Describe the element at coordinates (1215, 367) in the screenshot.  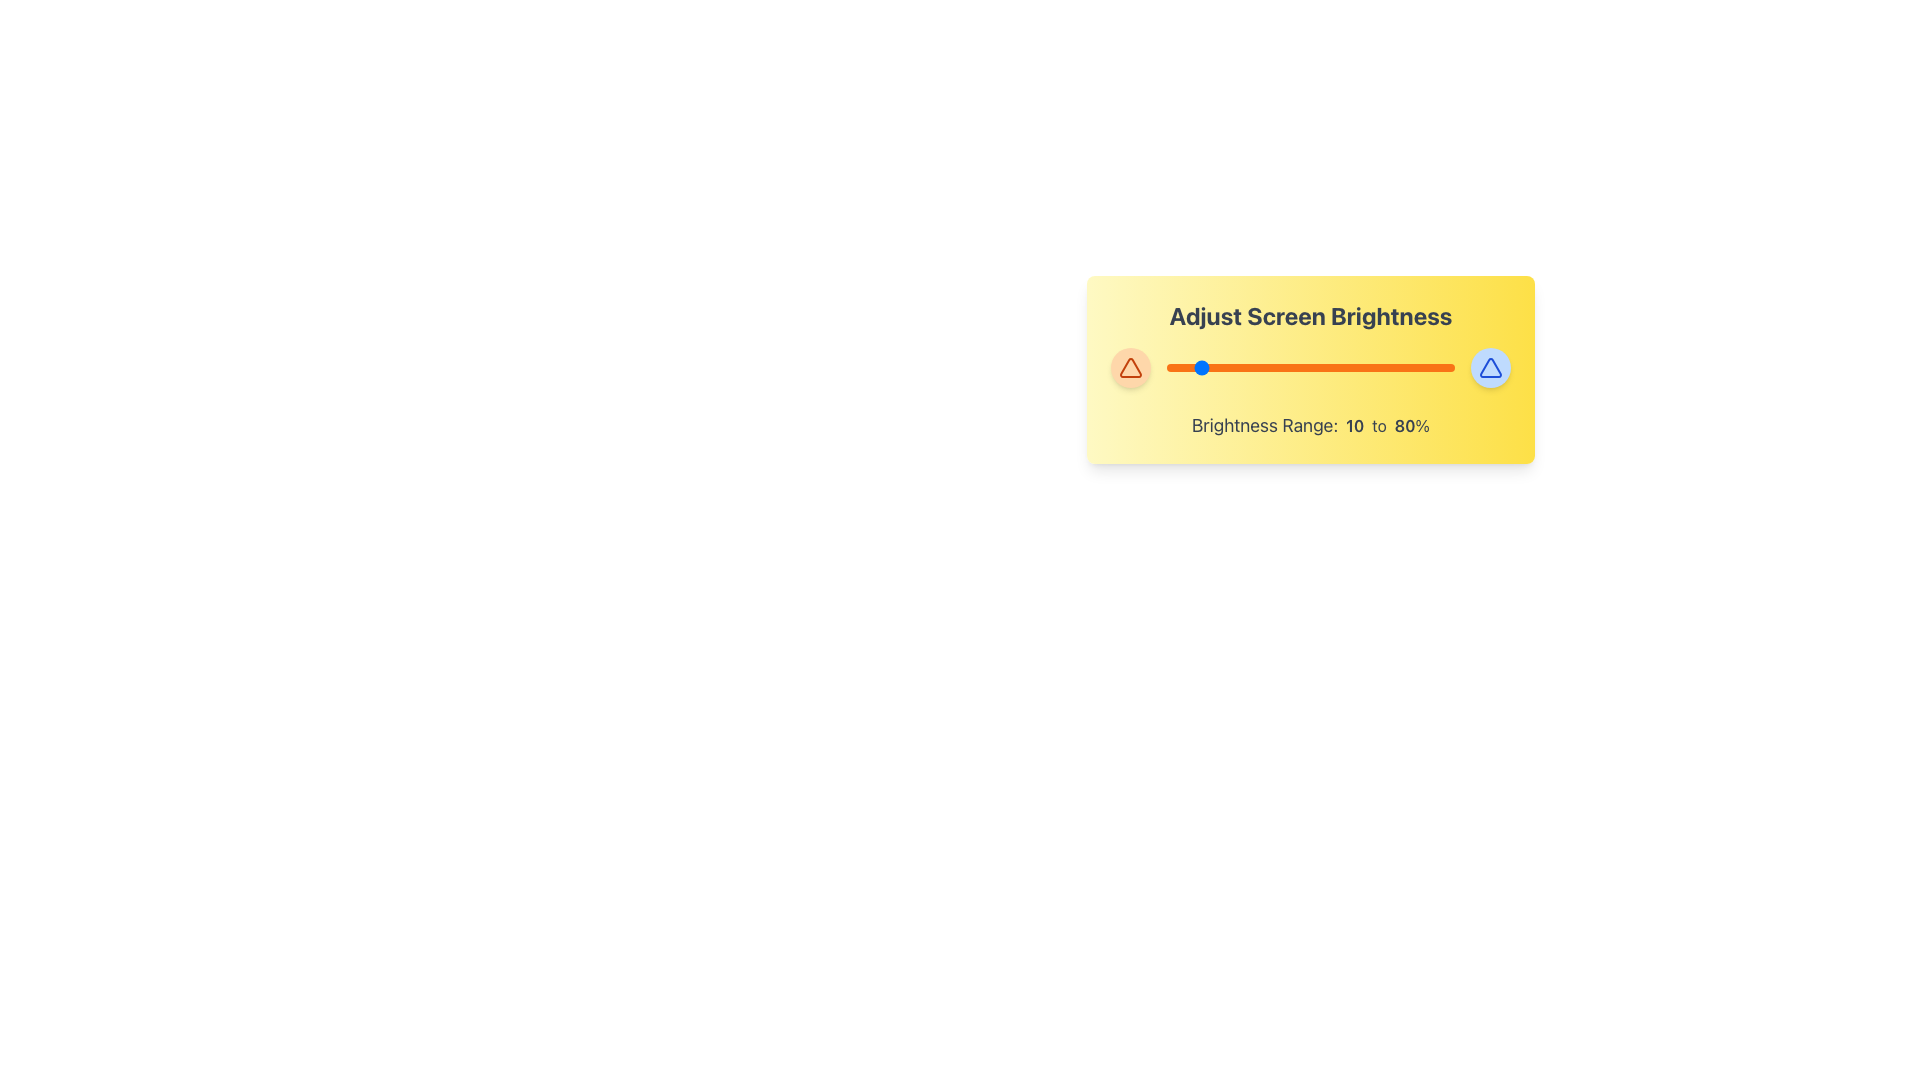
I see `brightness` at that location.